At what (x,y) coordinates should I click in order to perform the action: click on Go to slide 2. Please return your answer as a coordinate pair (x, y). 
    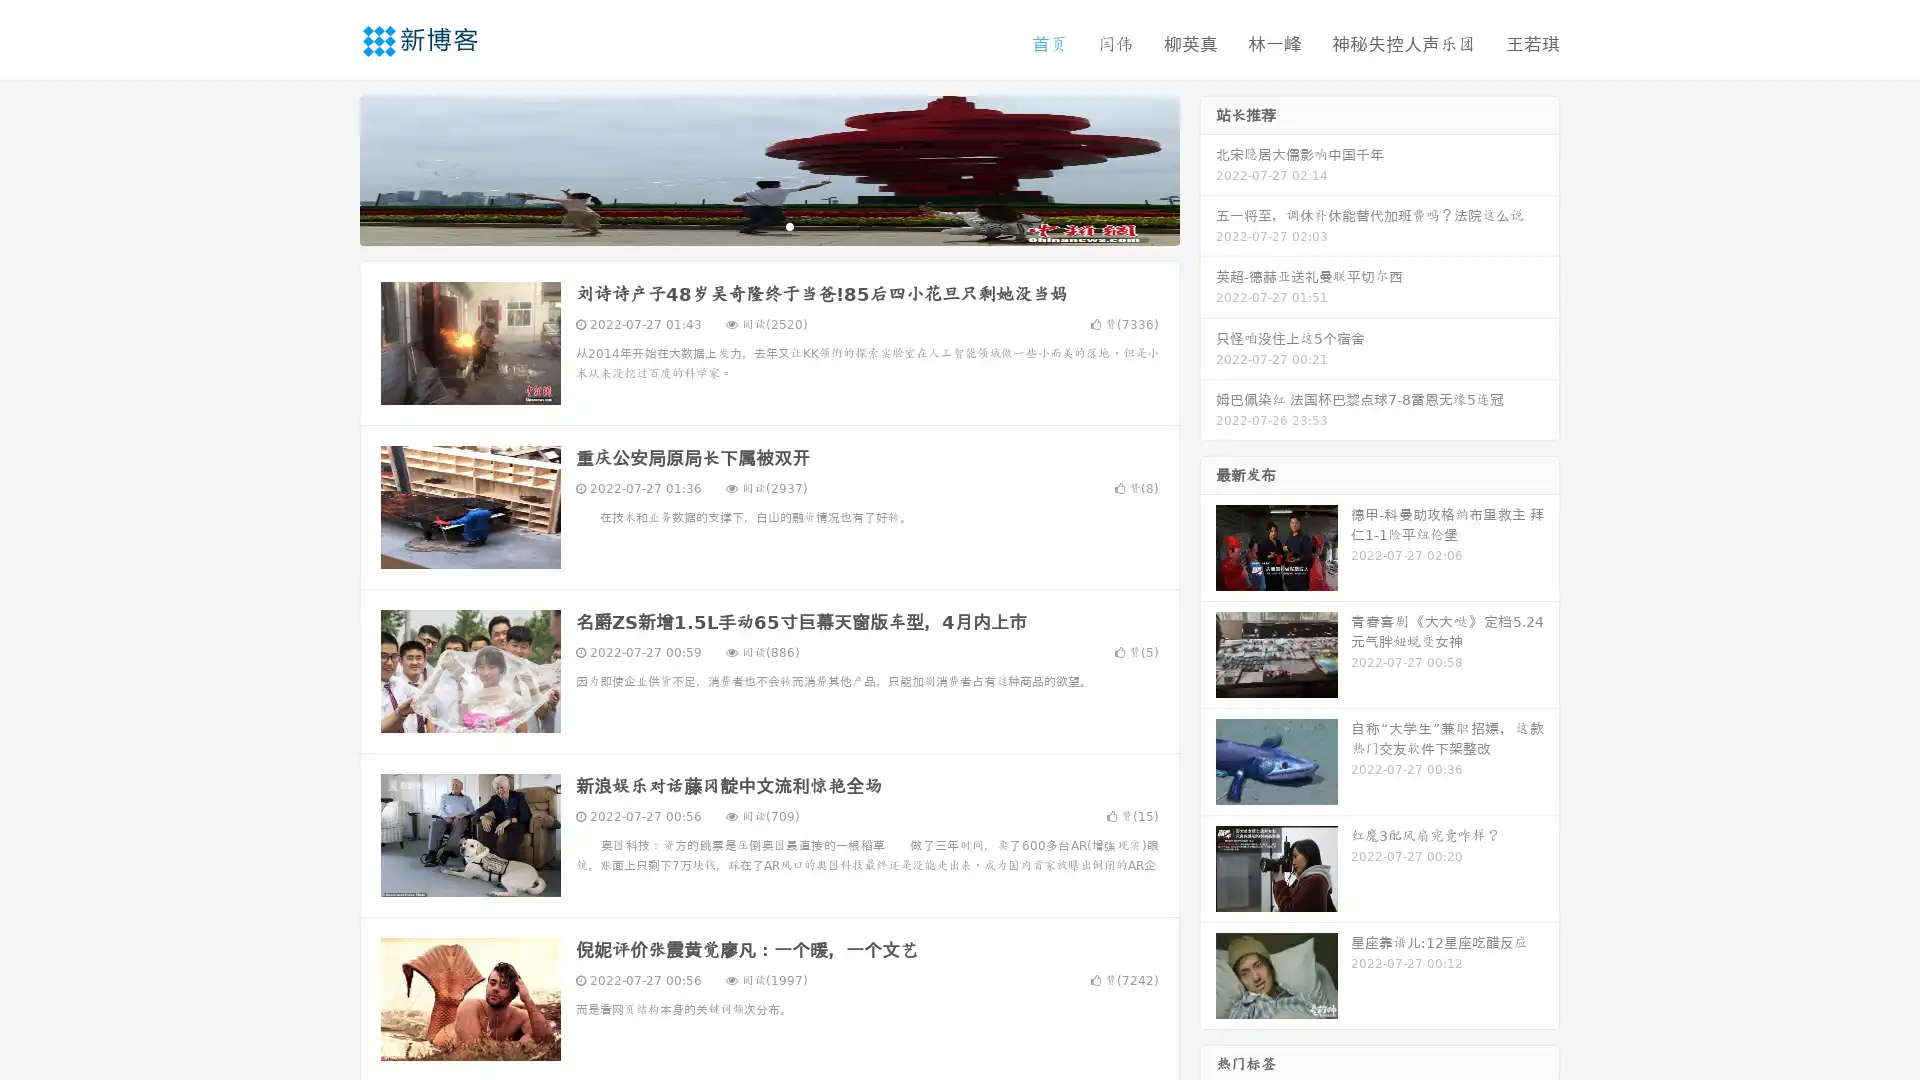
    Looking at the image, I should click on (768, 225).